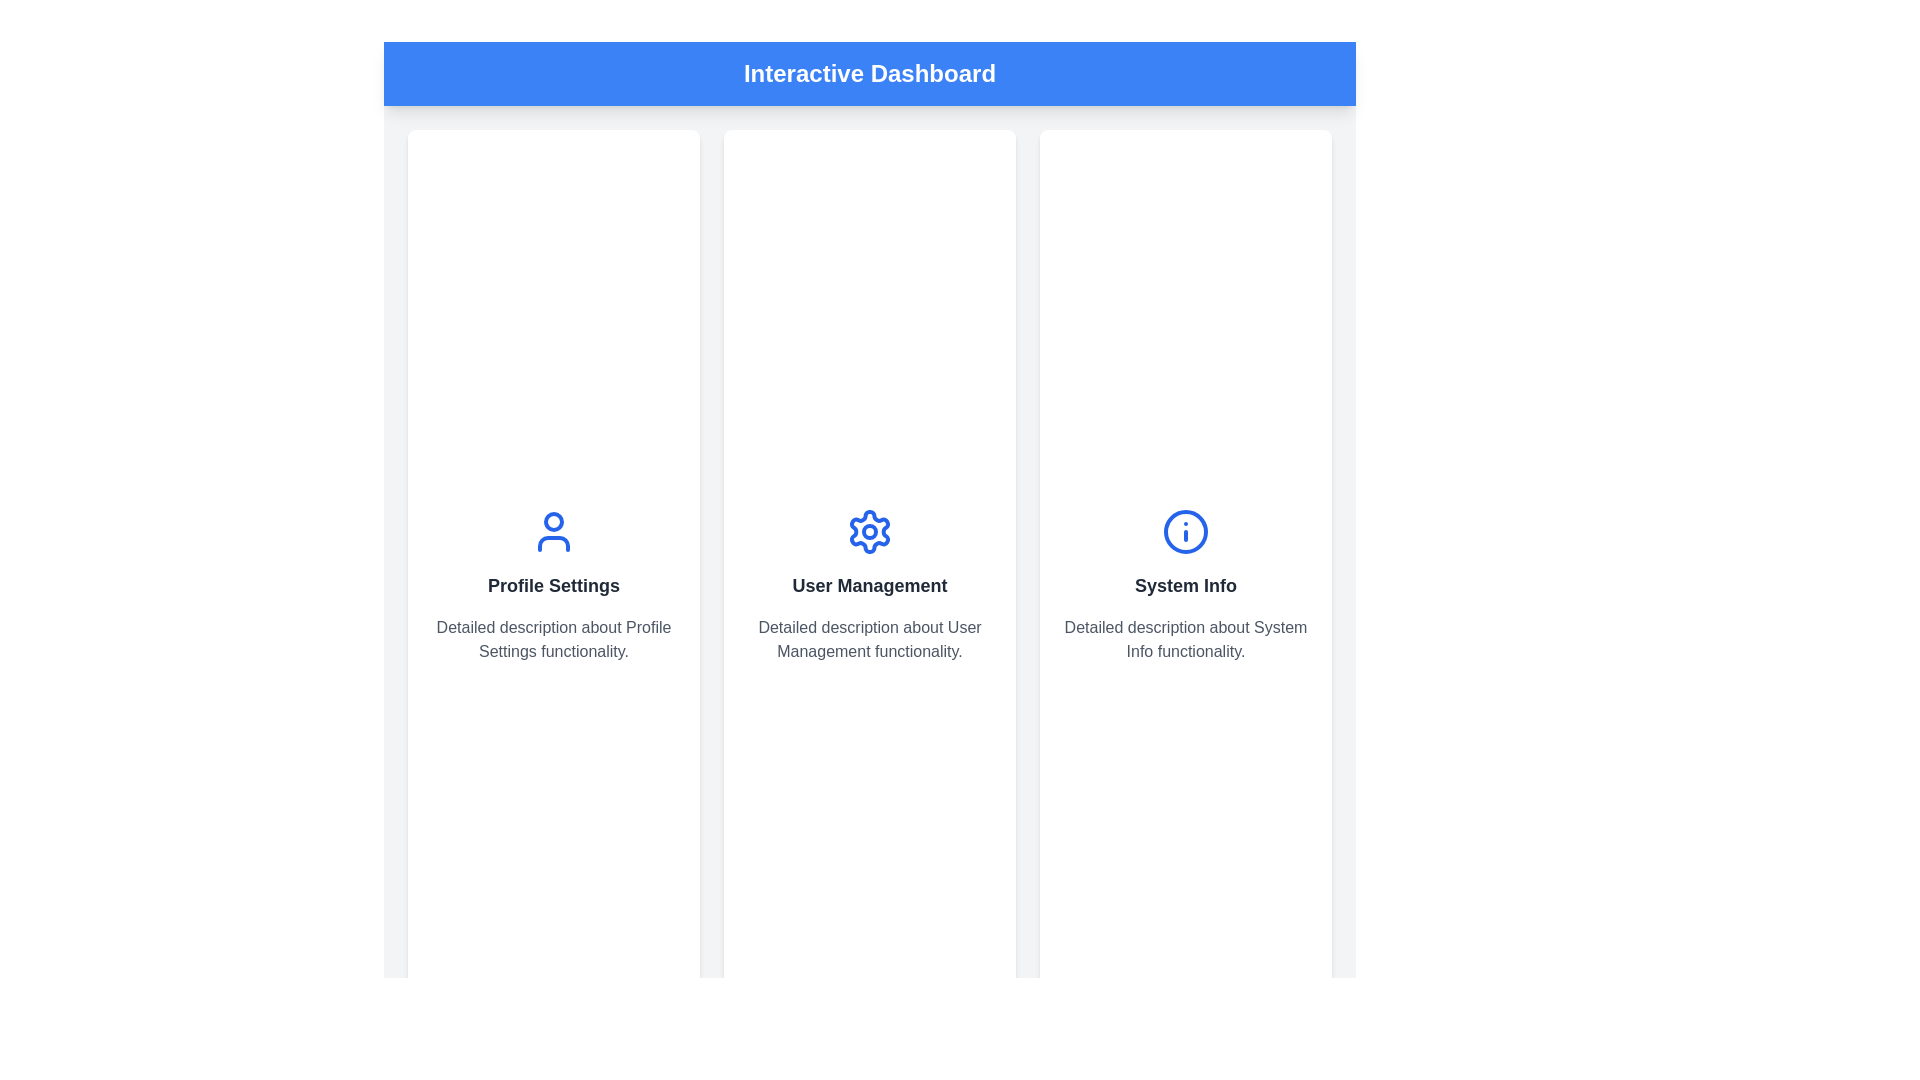  What do you see at coordinates (1185, 531) in the screenshot?
I see `the informational icon for 'System Info' located centrally on the right side of the dashboard interface` at bounding box center [1185, 531].